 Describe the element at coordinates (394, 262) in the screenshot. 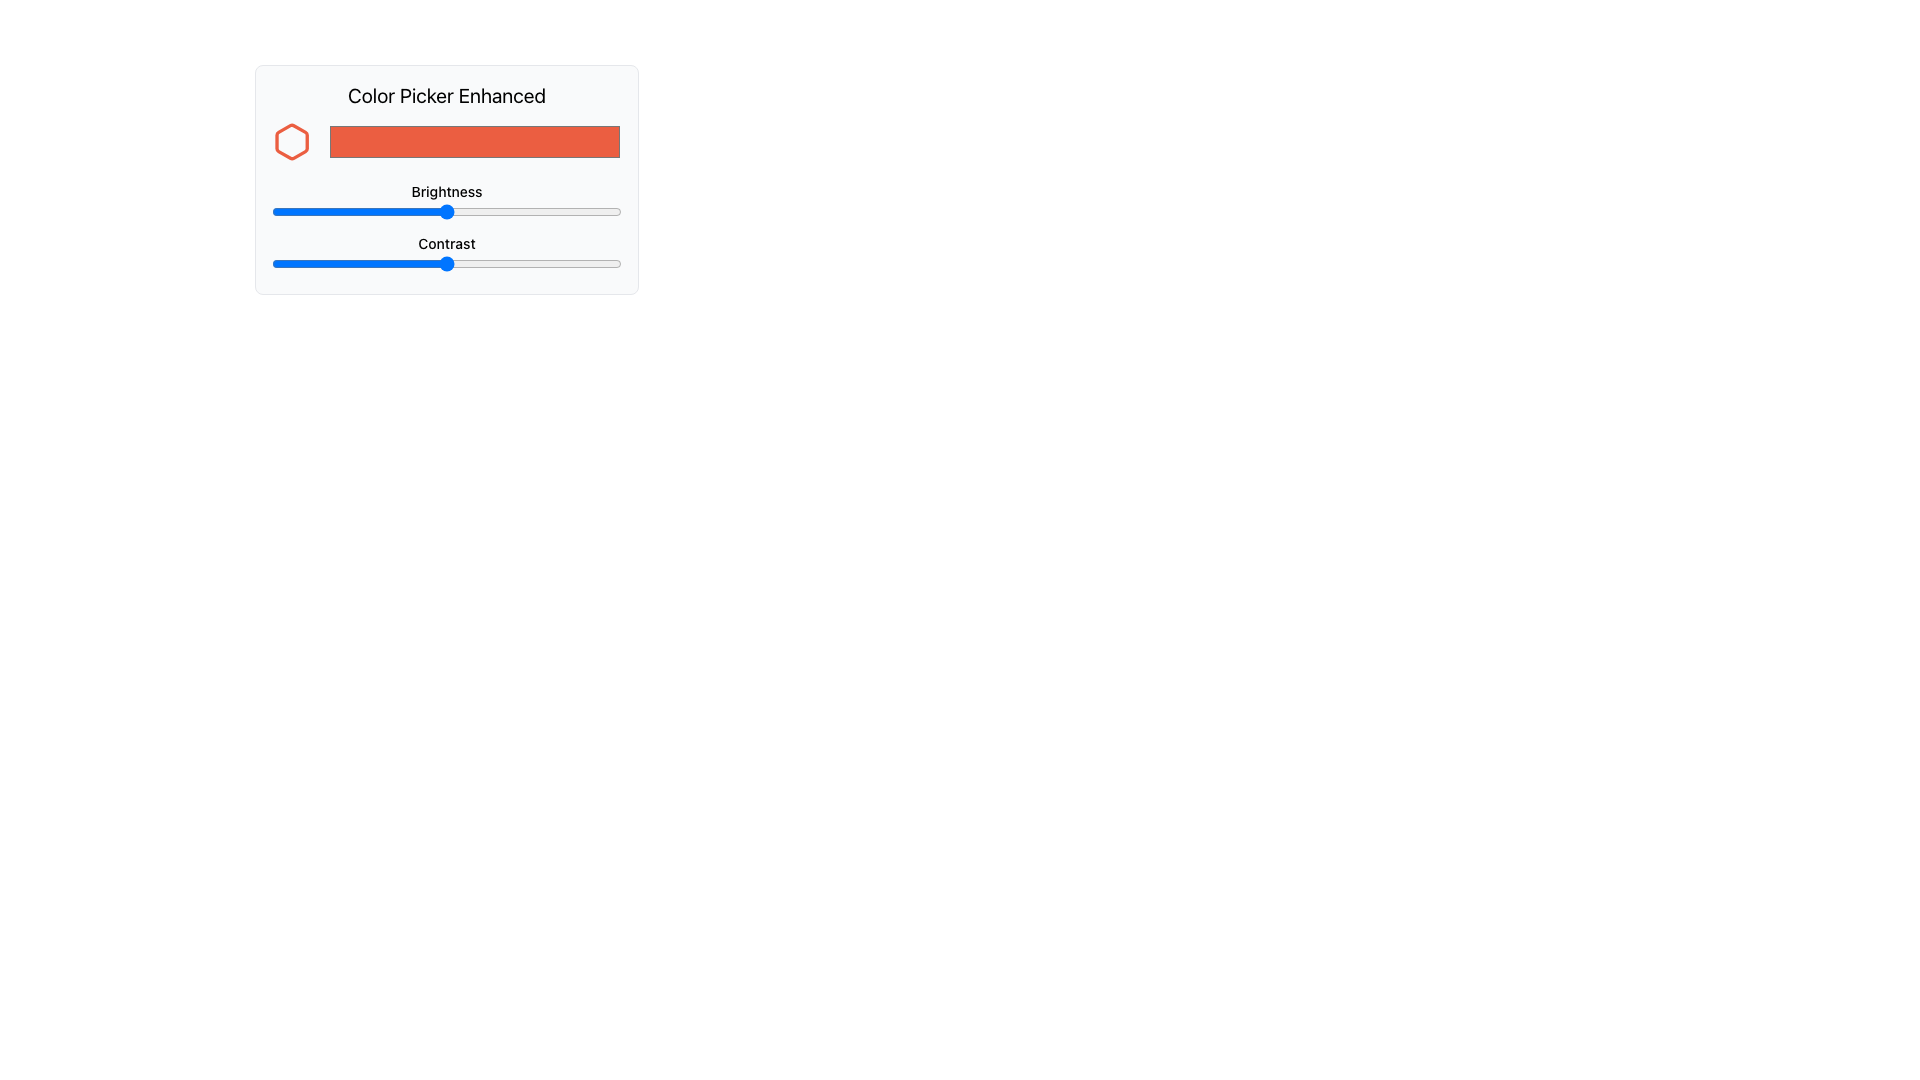

I see `contrast` at that location.